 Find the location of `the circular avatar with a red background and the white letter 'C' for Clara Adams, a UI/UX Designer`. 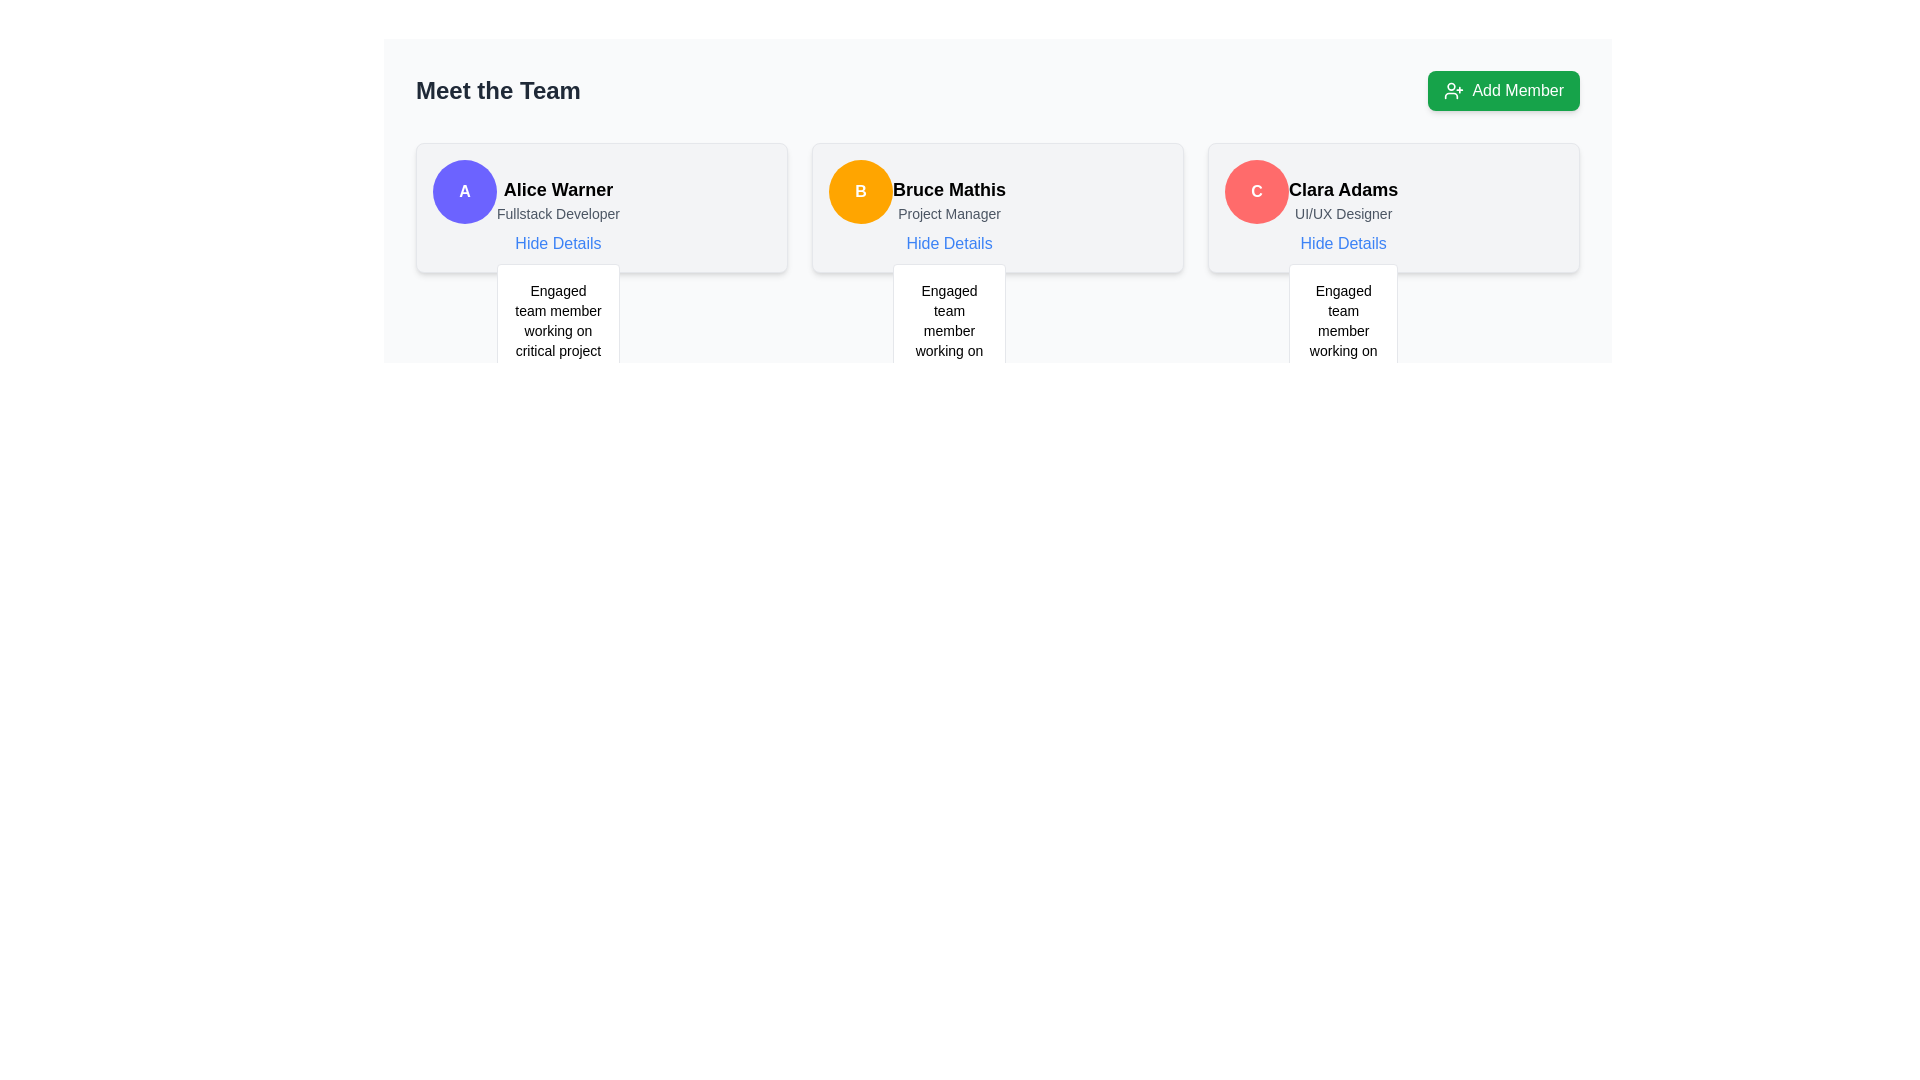

the circular avatar with a red background and the white letter 'C' for Clara Adams, a UI/UX Designer is located at coordinates (1256, 192).